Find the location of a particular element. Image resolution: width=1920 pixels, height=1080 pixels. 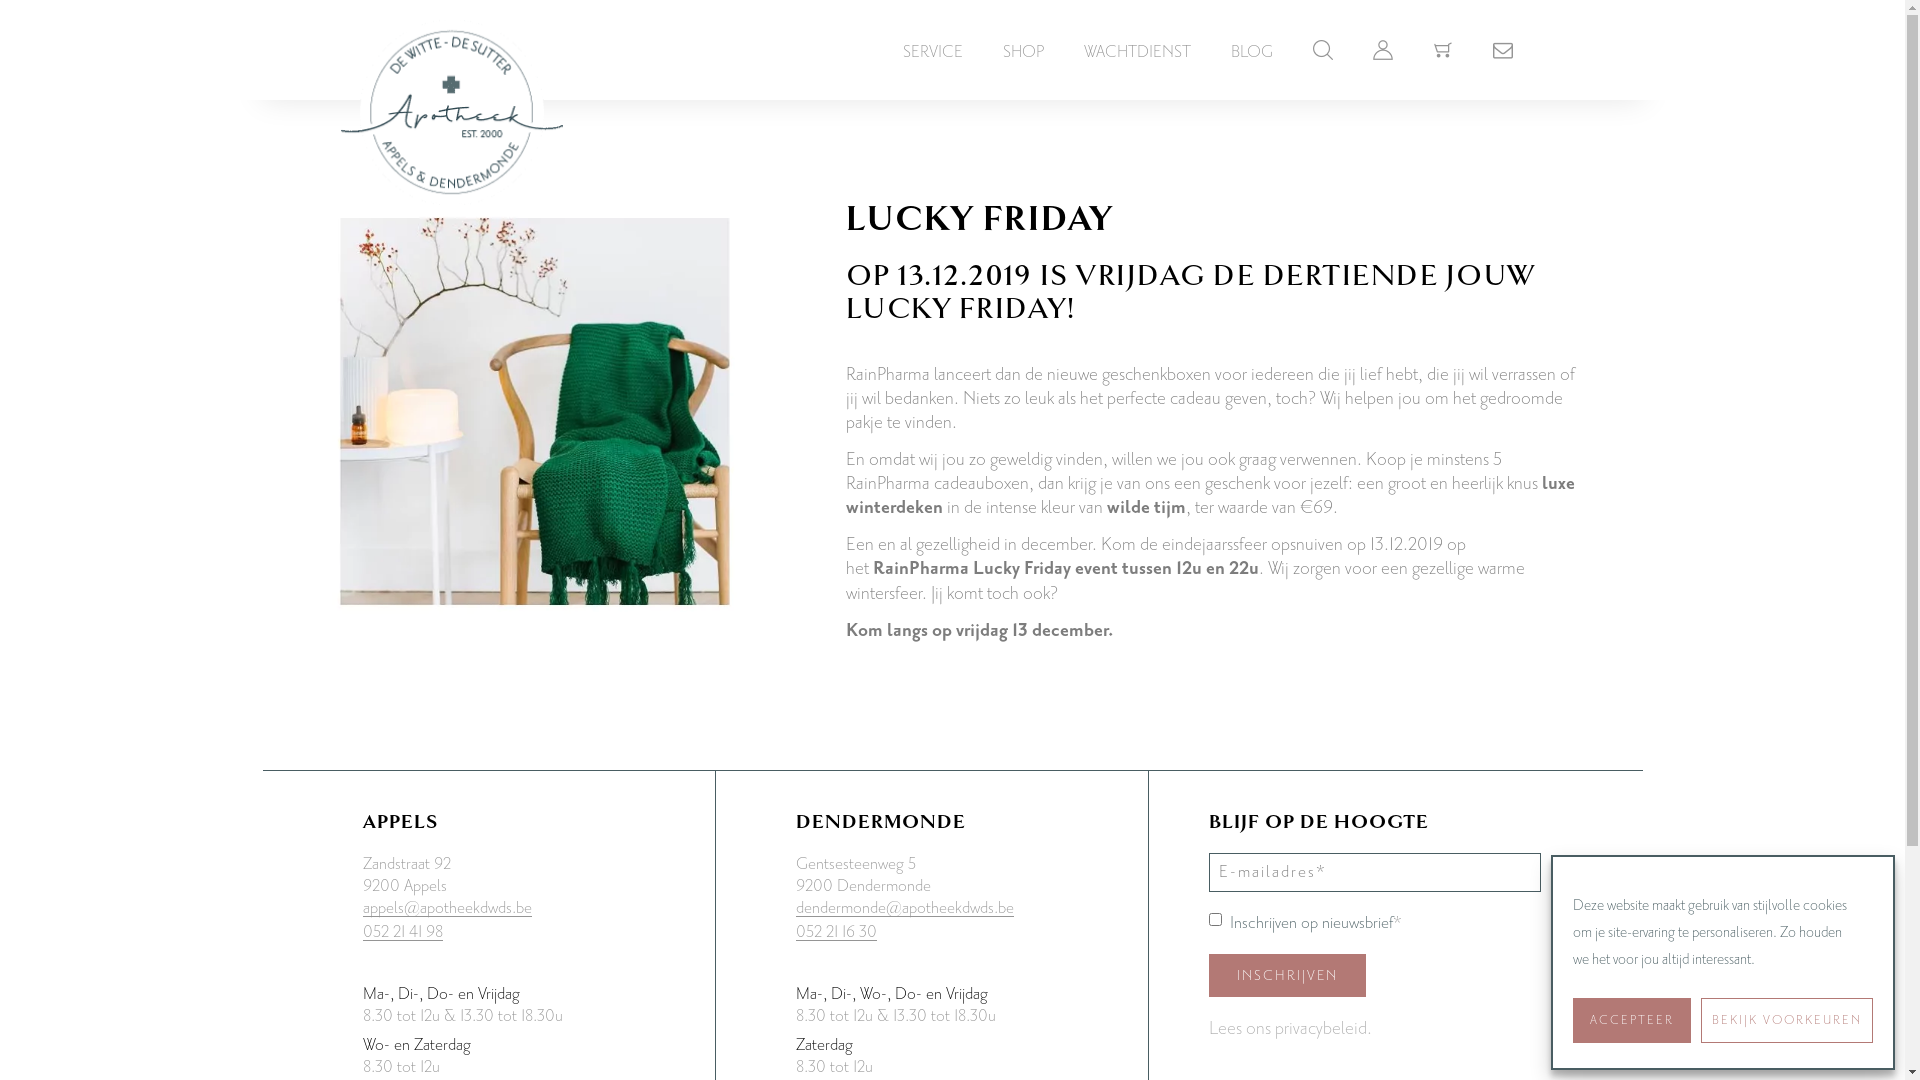

'ACCEPTEER' is located at coordinates (1632, 1020).